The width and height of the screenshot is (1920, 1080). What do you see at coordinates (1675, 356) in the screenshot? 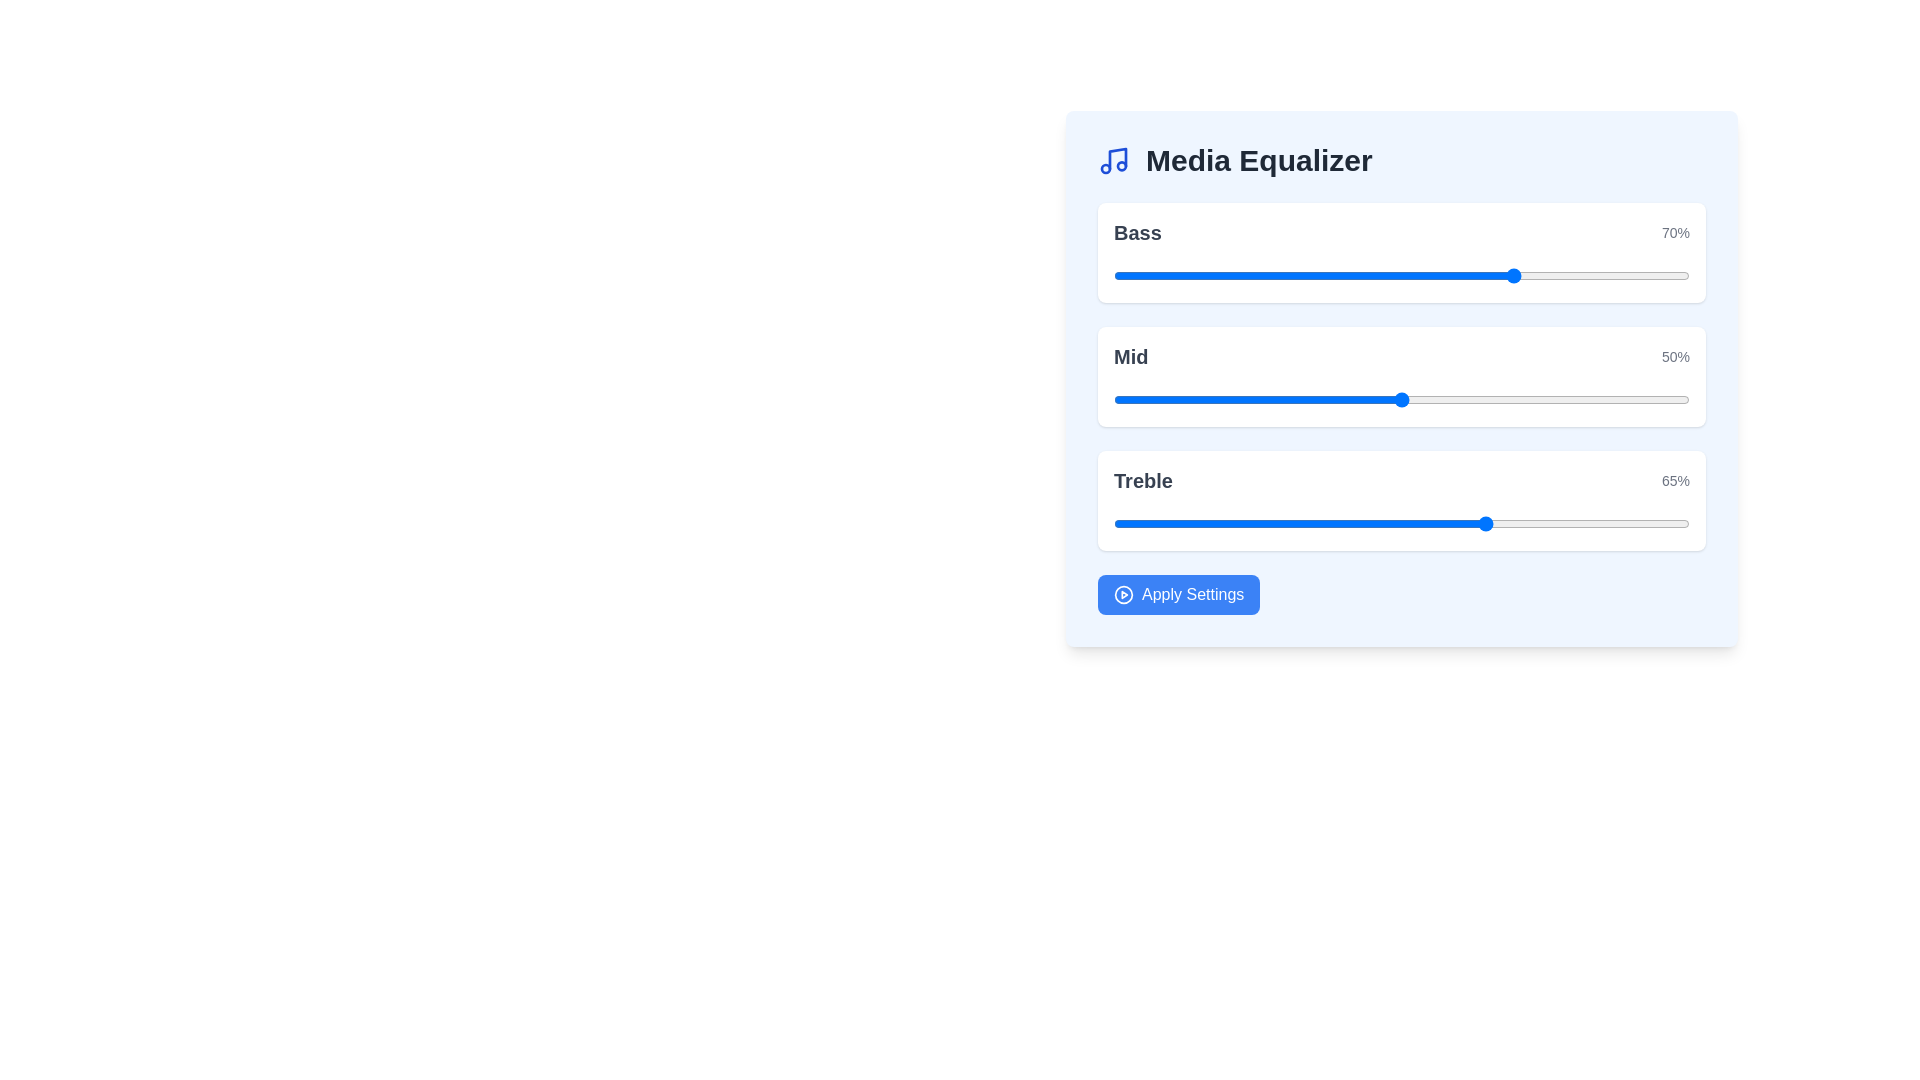
I see `the text label displaying '50%' in gray font, which is positioned on the right side of the slider labeled 'Mid'` at bounding box center [1675, 356].